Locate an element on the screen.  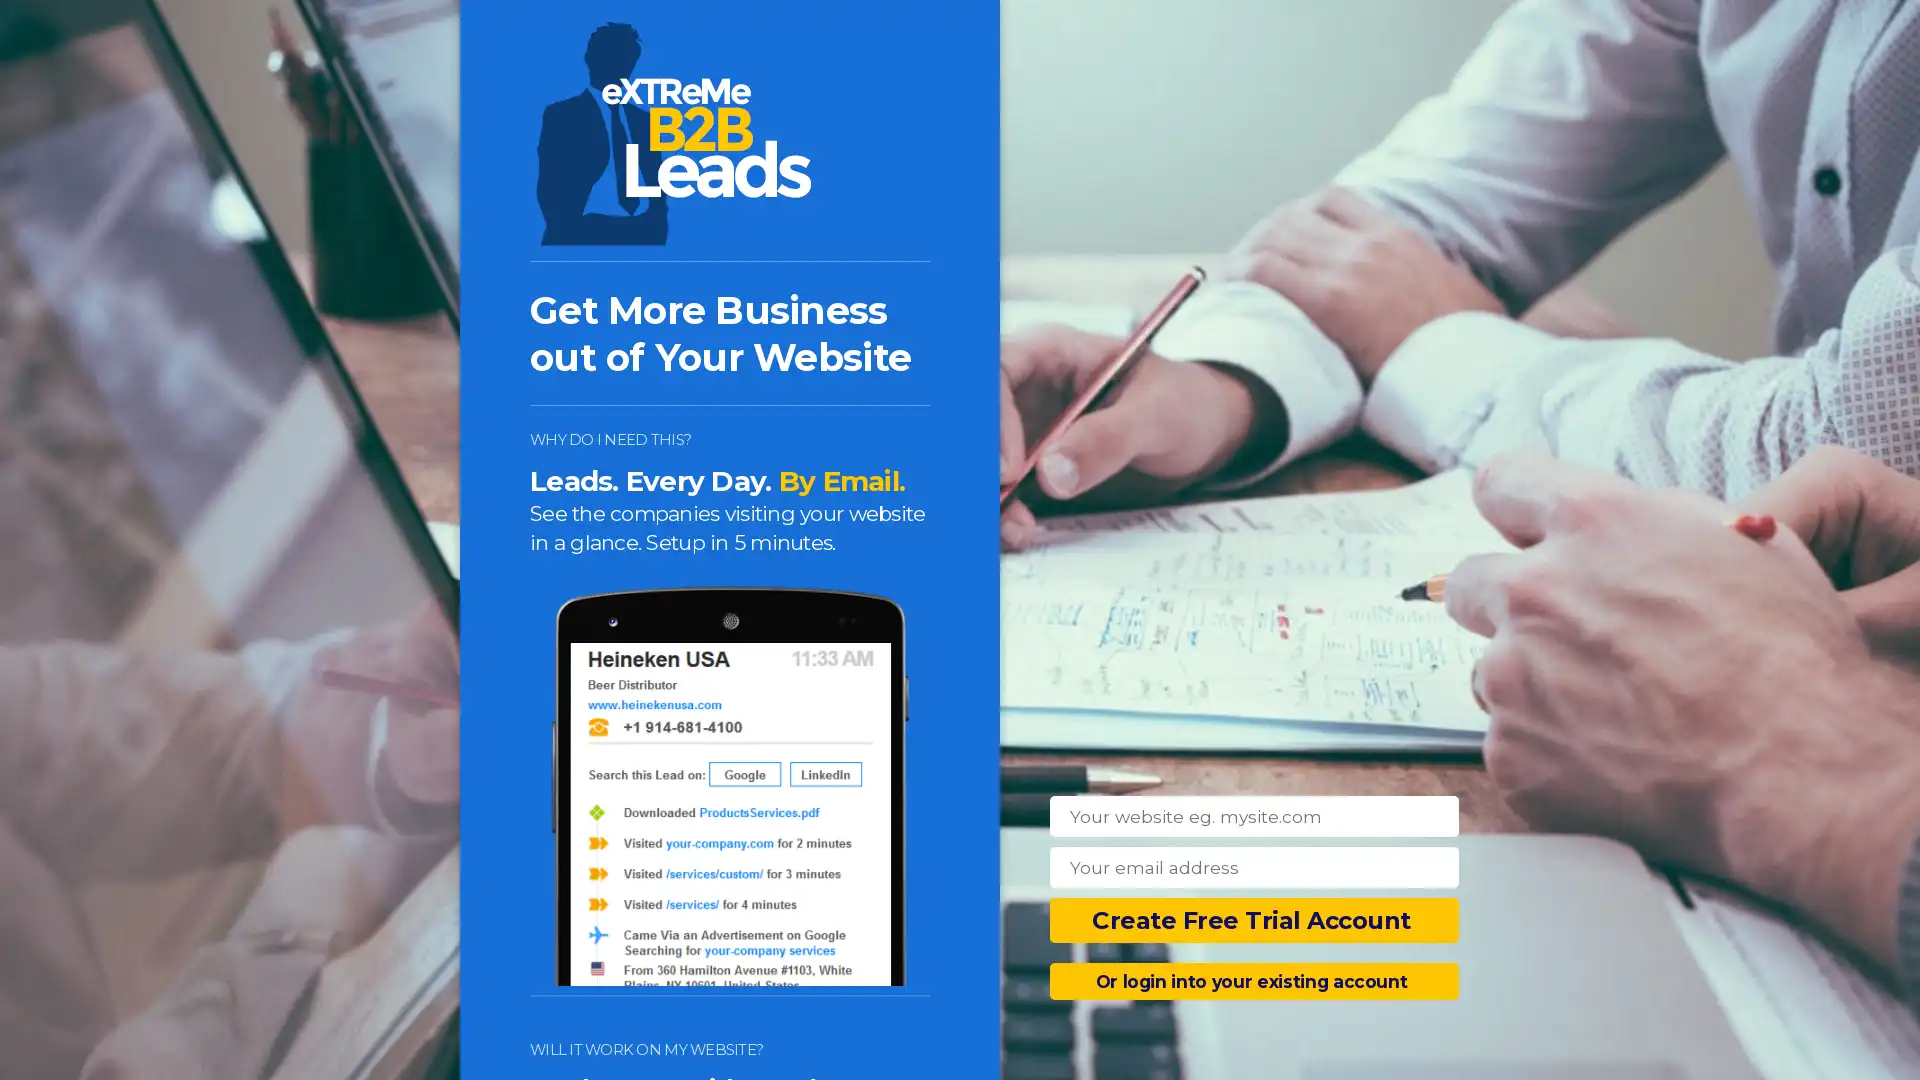
Or login into your existing account is located at coordinates (1253, 980).